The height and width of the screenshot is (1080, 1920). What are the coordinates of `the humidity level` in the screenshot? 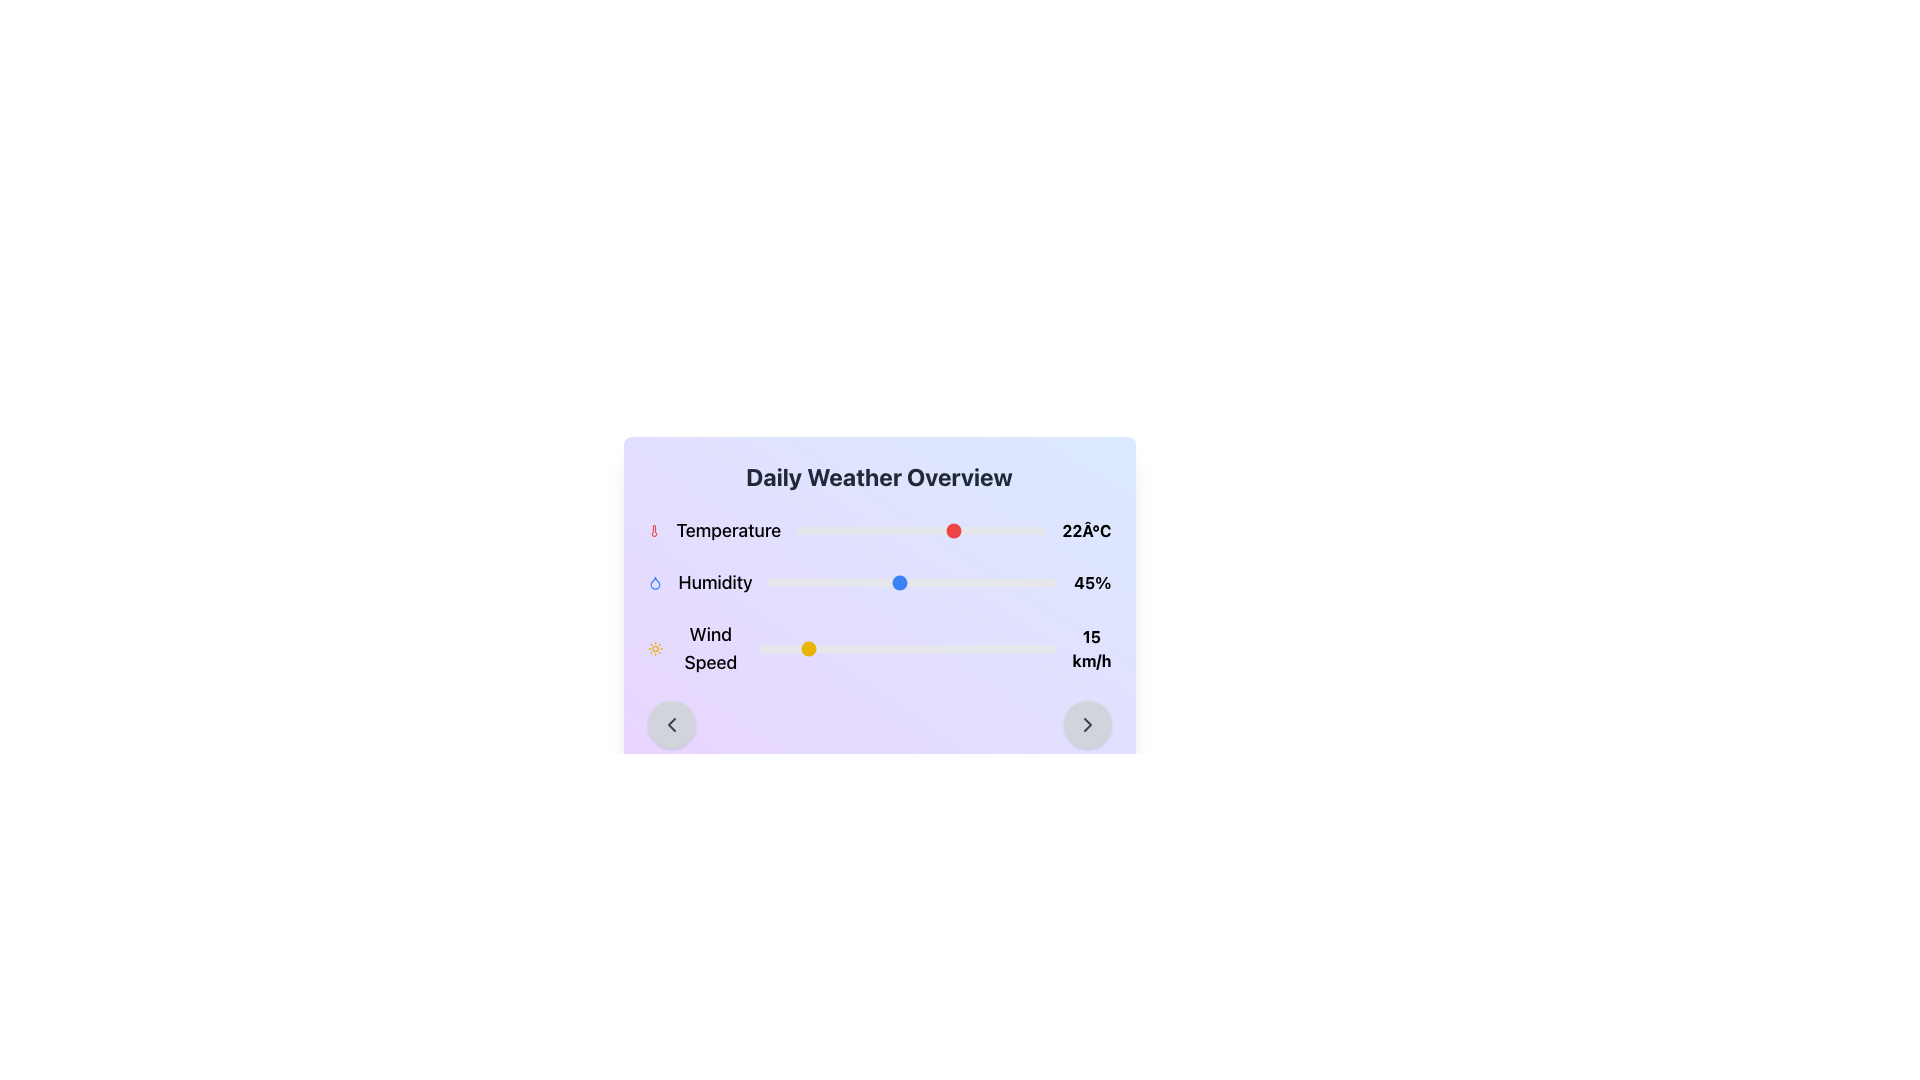 It's located at (909, 582).